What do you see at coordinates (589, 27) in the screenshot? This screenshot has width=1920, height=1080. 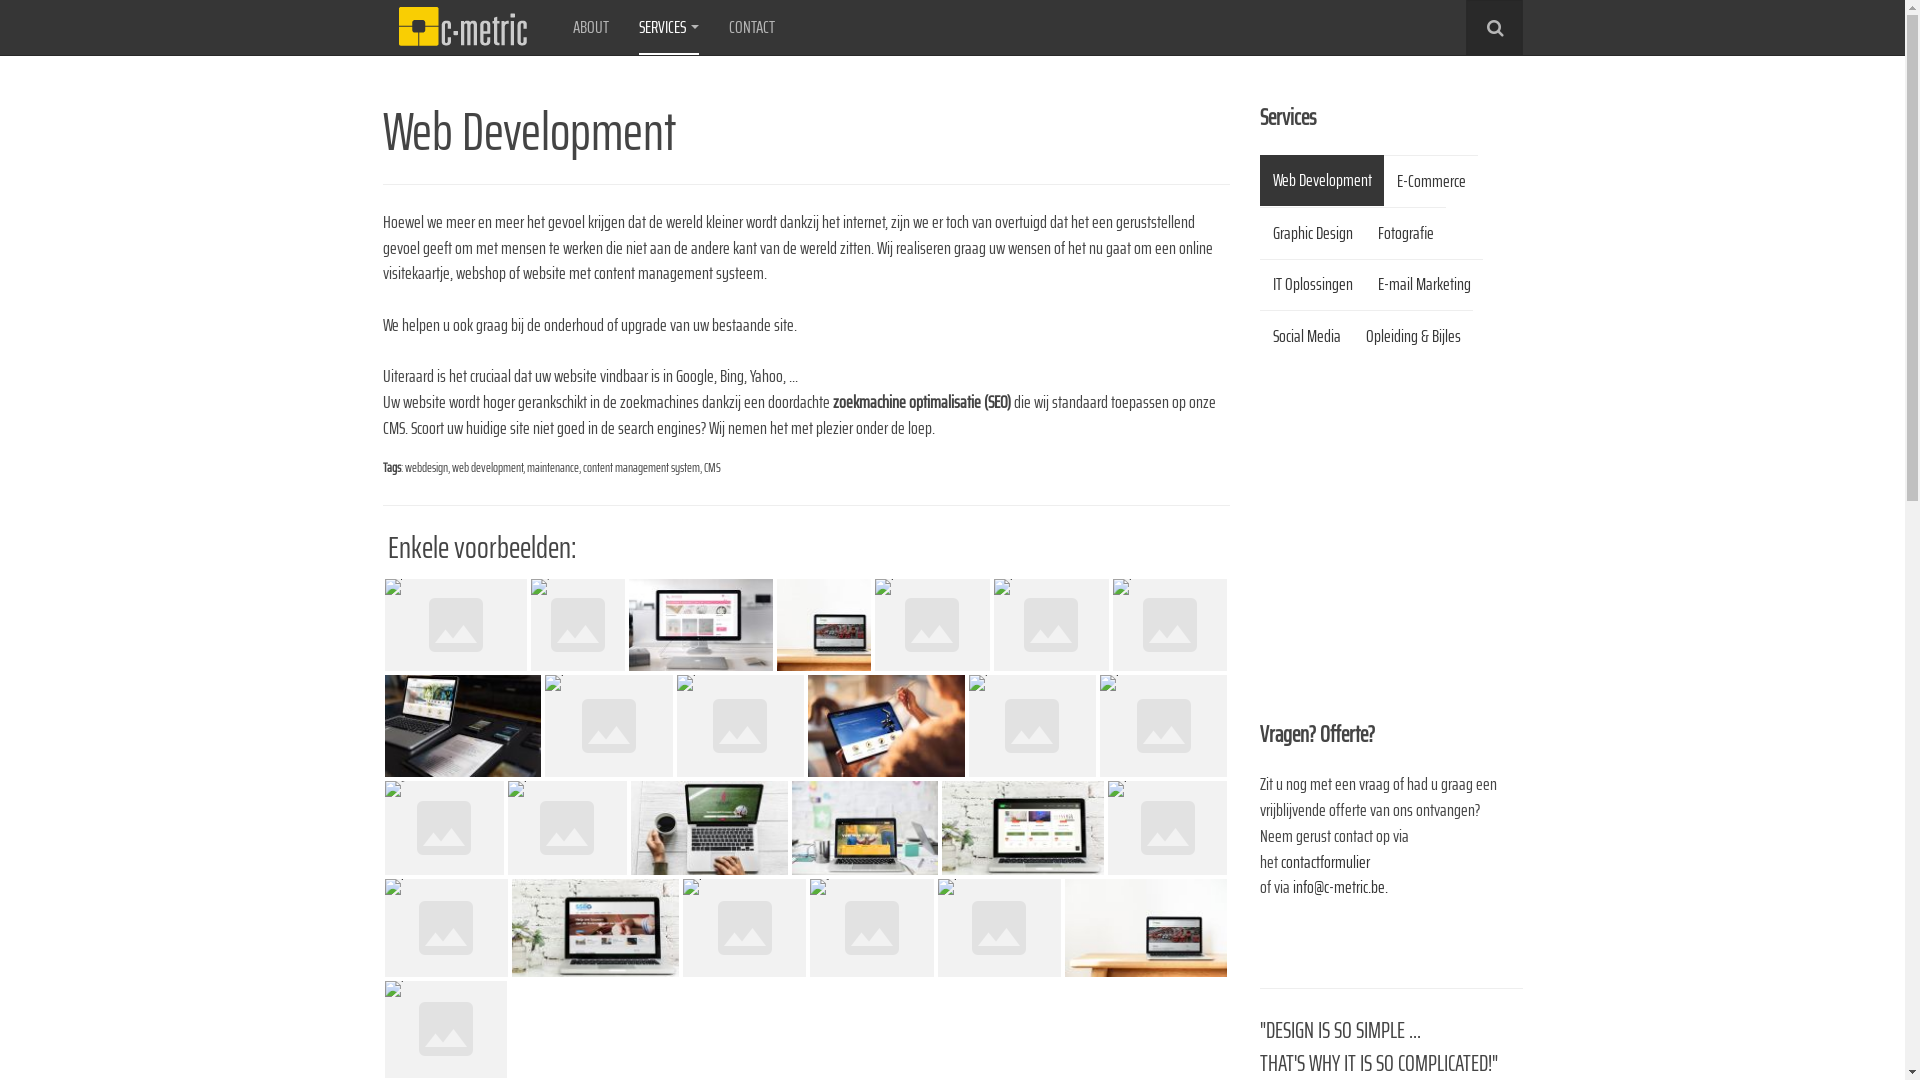 I see `'ABOUT'` at bounding box center [589, 27].